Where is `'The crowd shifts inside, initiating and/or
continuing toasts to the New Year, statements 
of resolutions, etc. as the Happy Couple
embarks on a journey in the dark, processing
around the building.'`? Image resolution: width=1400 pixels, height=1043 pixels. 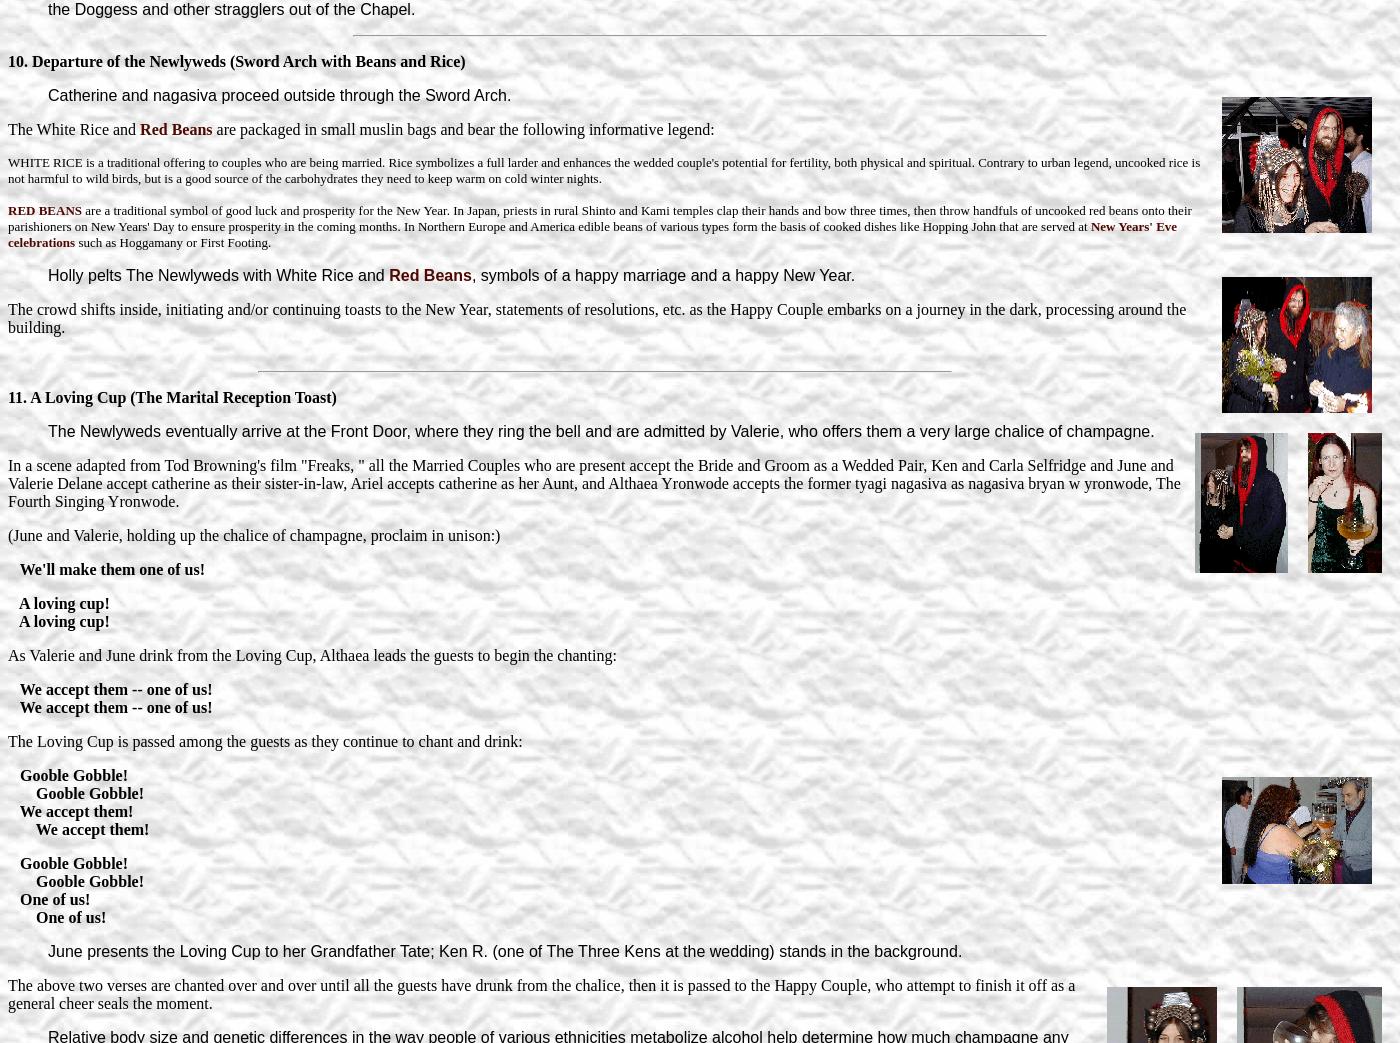 'The crowd shifts inside, initiating and/or
continuing toasts to the New Year, statements 
of resolutions, etc. as the Happy Couple
embarks on a journey in the dark, processing
around the building.' is located at coordinates (596, 316).